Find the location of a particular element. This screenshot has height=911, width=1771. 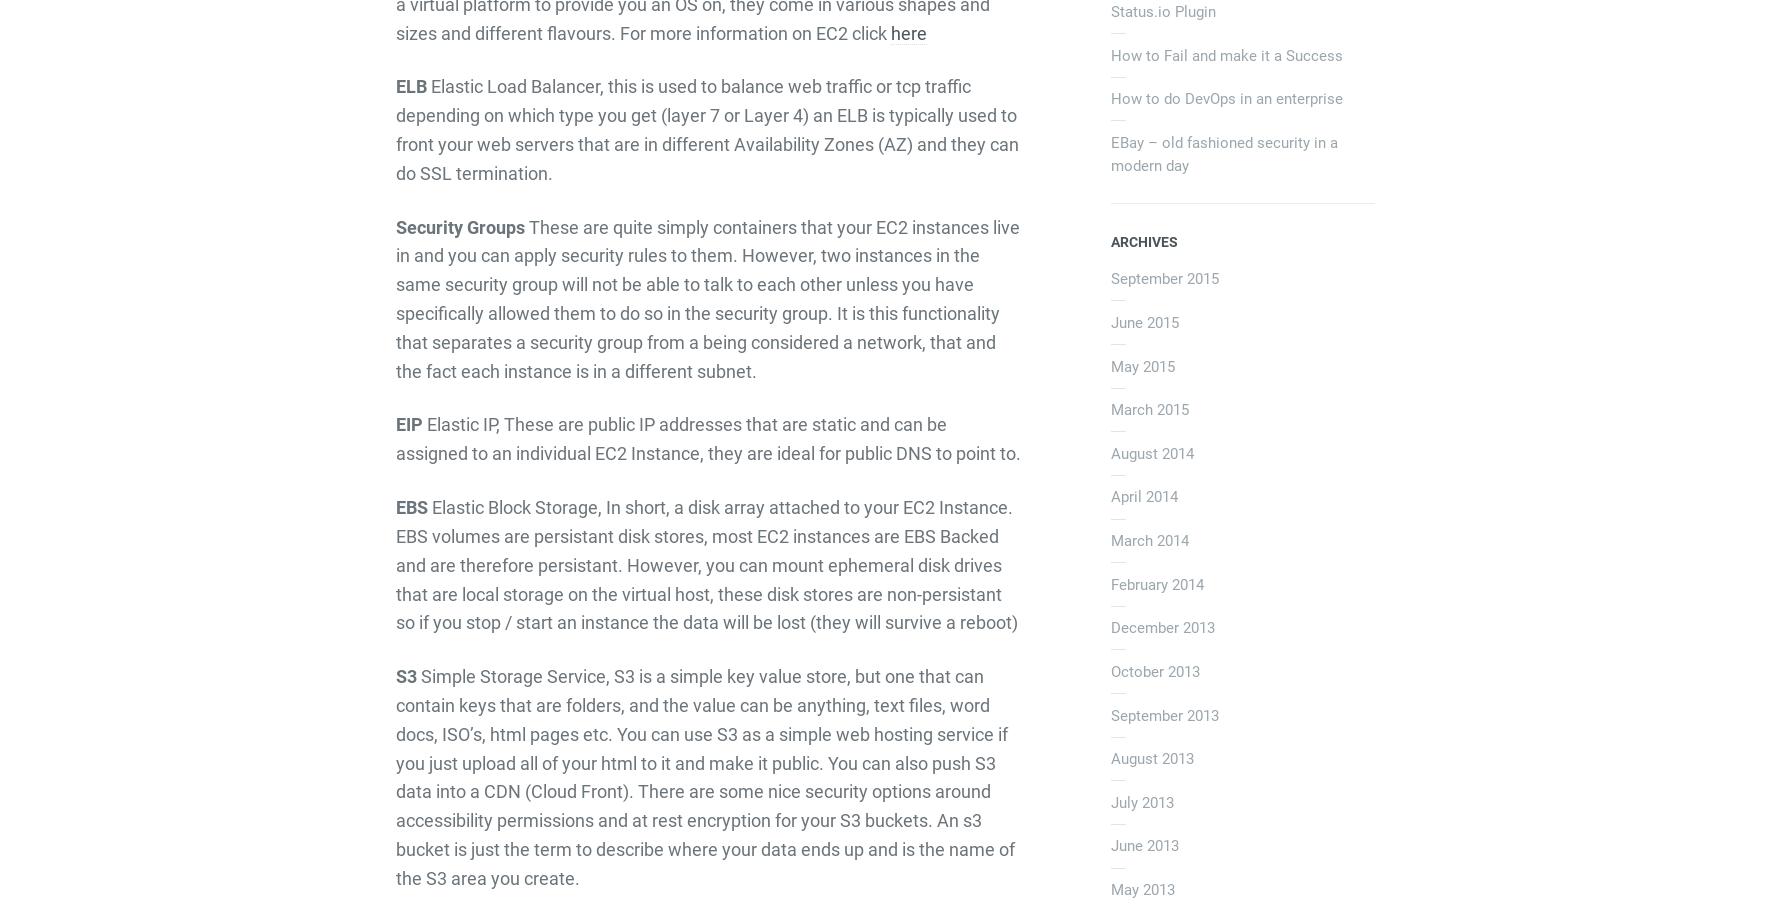

'These are quite simply containers that your EC2 instances live in and you can apply security rules to them. However, two instances in the same security group will not be able to talk to each other unless you have specifically allowed them to do so in the security group. It is this functionality that separates a security group from a being considered a network, that and the fact each instance is in a different subnet.' is located at coordinates (394, 298).